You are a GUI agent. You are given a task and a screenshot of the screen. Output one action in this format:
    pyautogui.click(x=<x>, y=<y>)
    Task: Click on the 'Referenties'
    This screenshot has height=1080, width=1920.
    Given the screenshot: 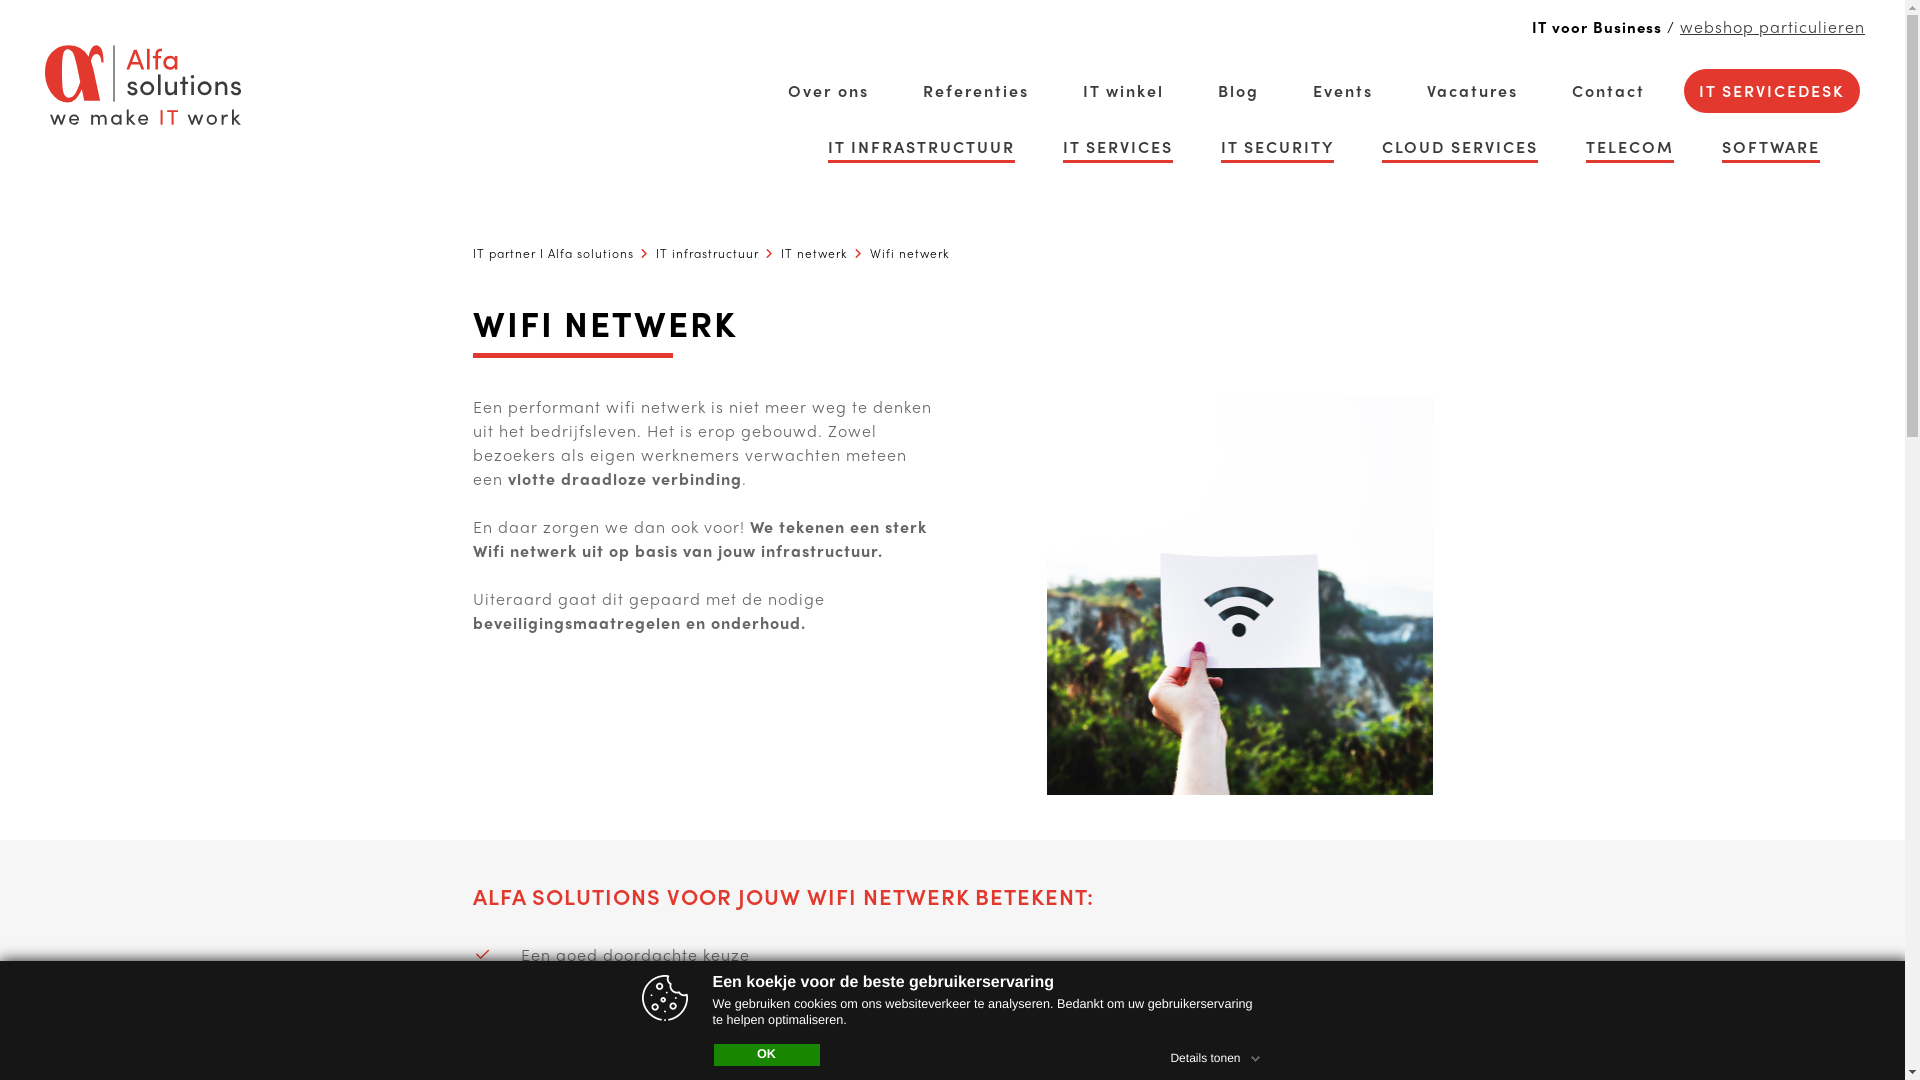 What is the action you would take?
    pyautogui.click(x=921, y=91)
    